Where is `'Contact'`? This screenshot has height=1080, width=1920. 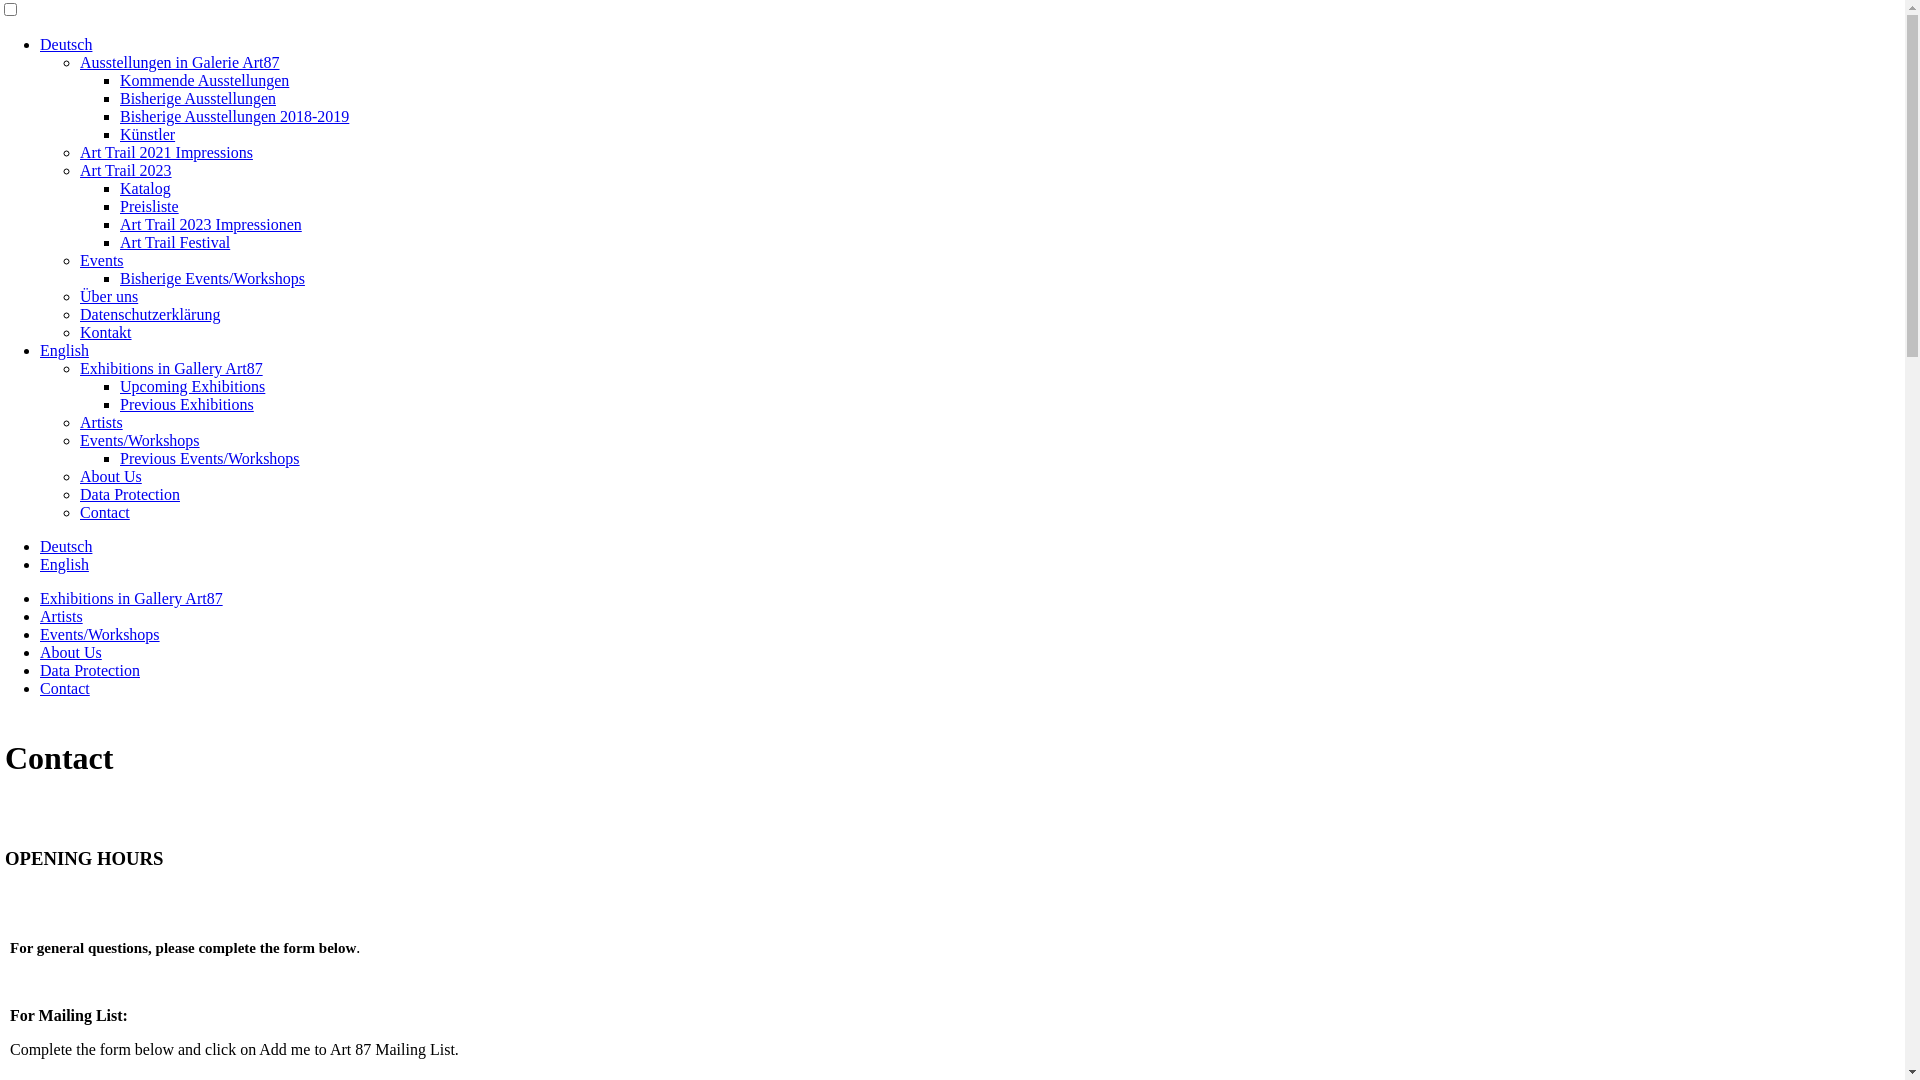 'Contact' is located at coordinates (104, 511).